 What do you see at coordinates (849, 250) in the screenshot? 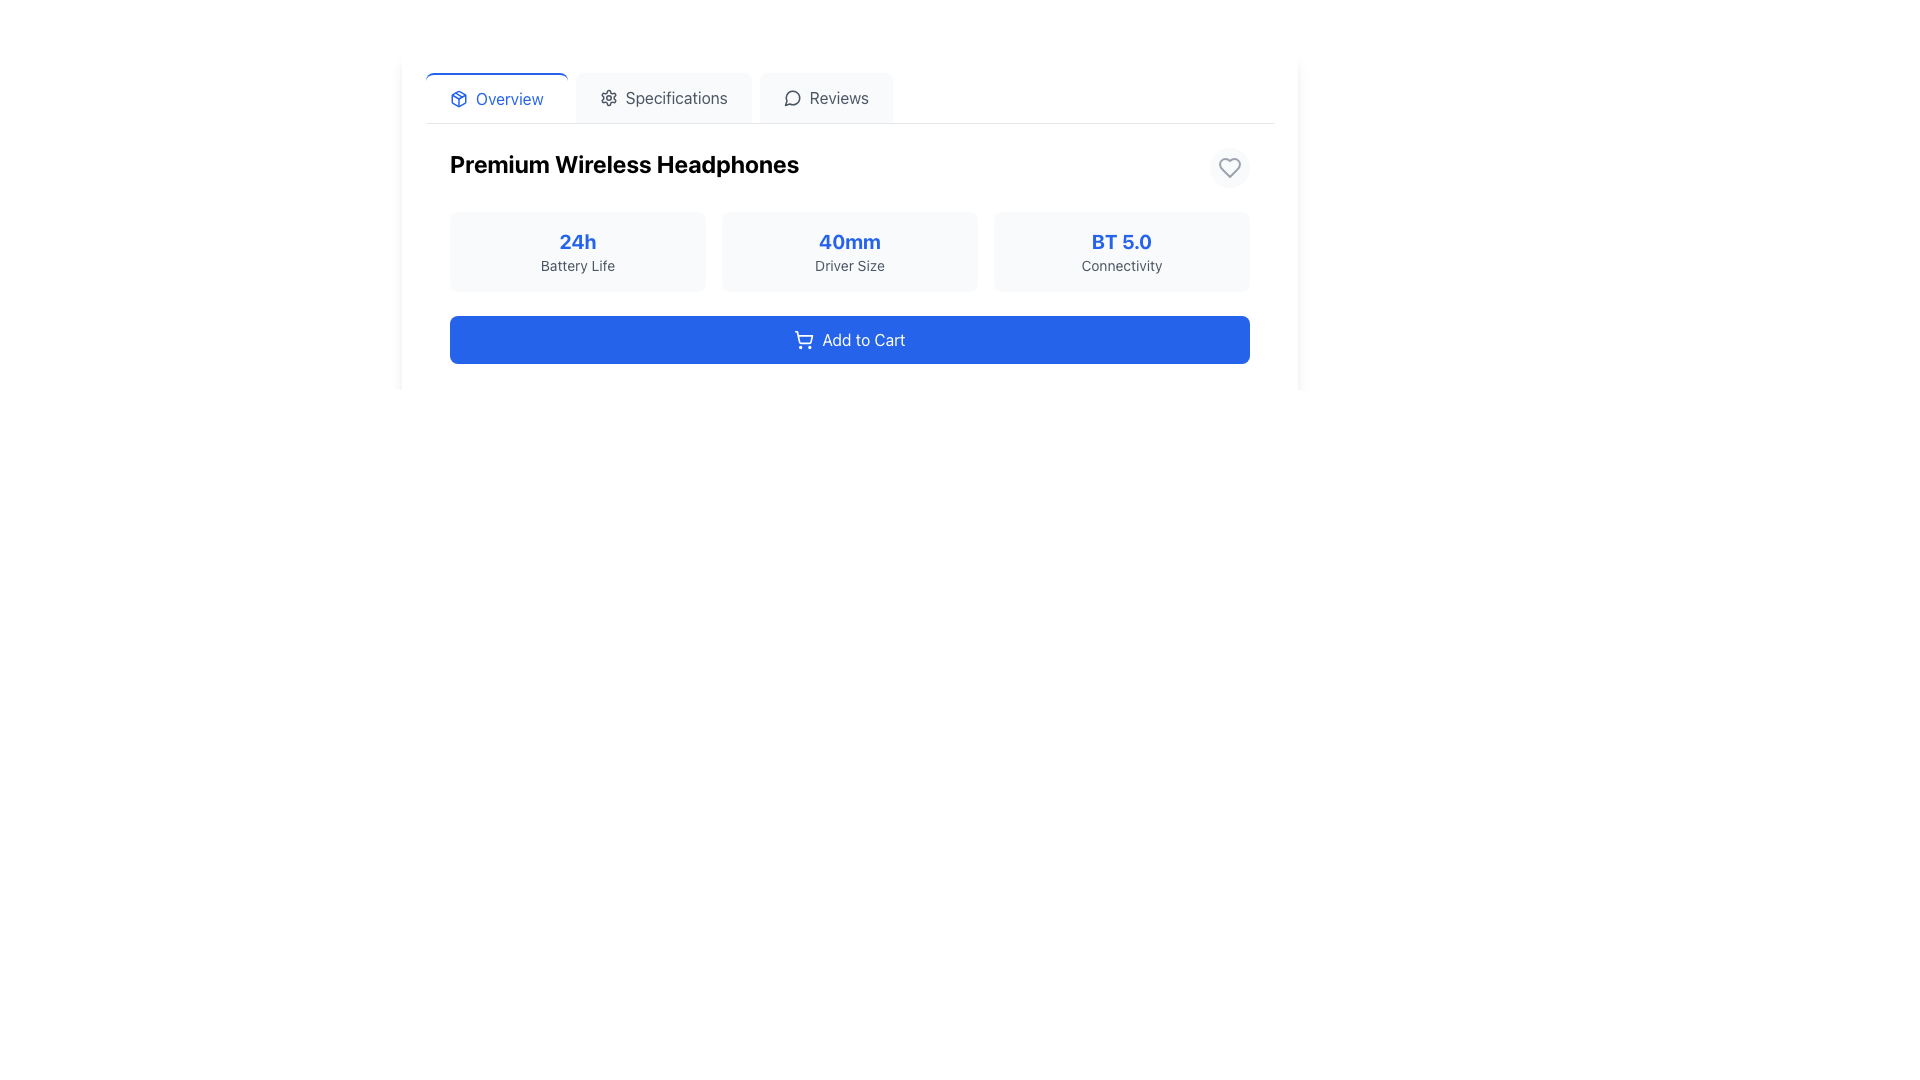
I see `the static text display component that shows '40mm' in bold blue text, located in the second card of a horizontal grid layout` at bounding box center [849, 250].